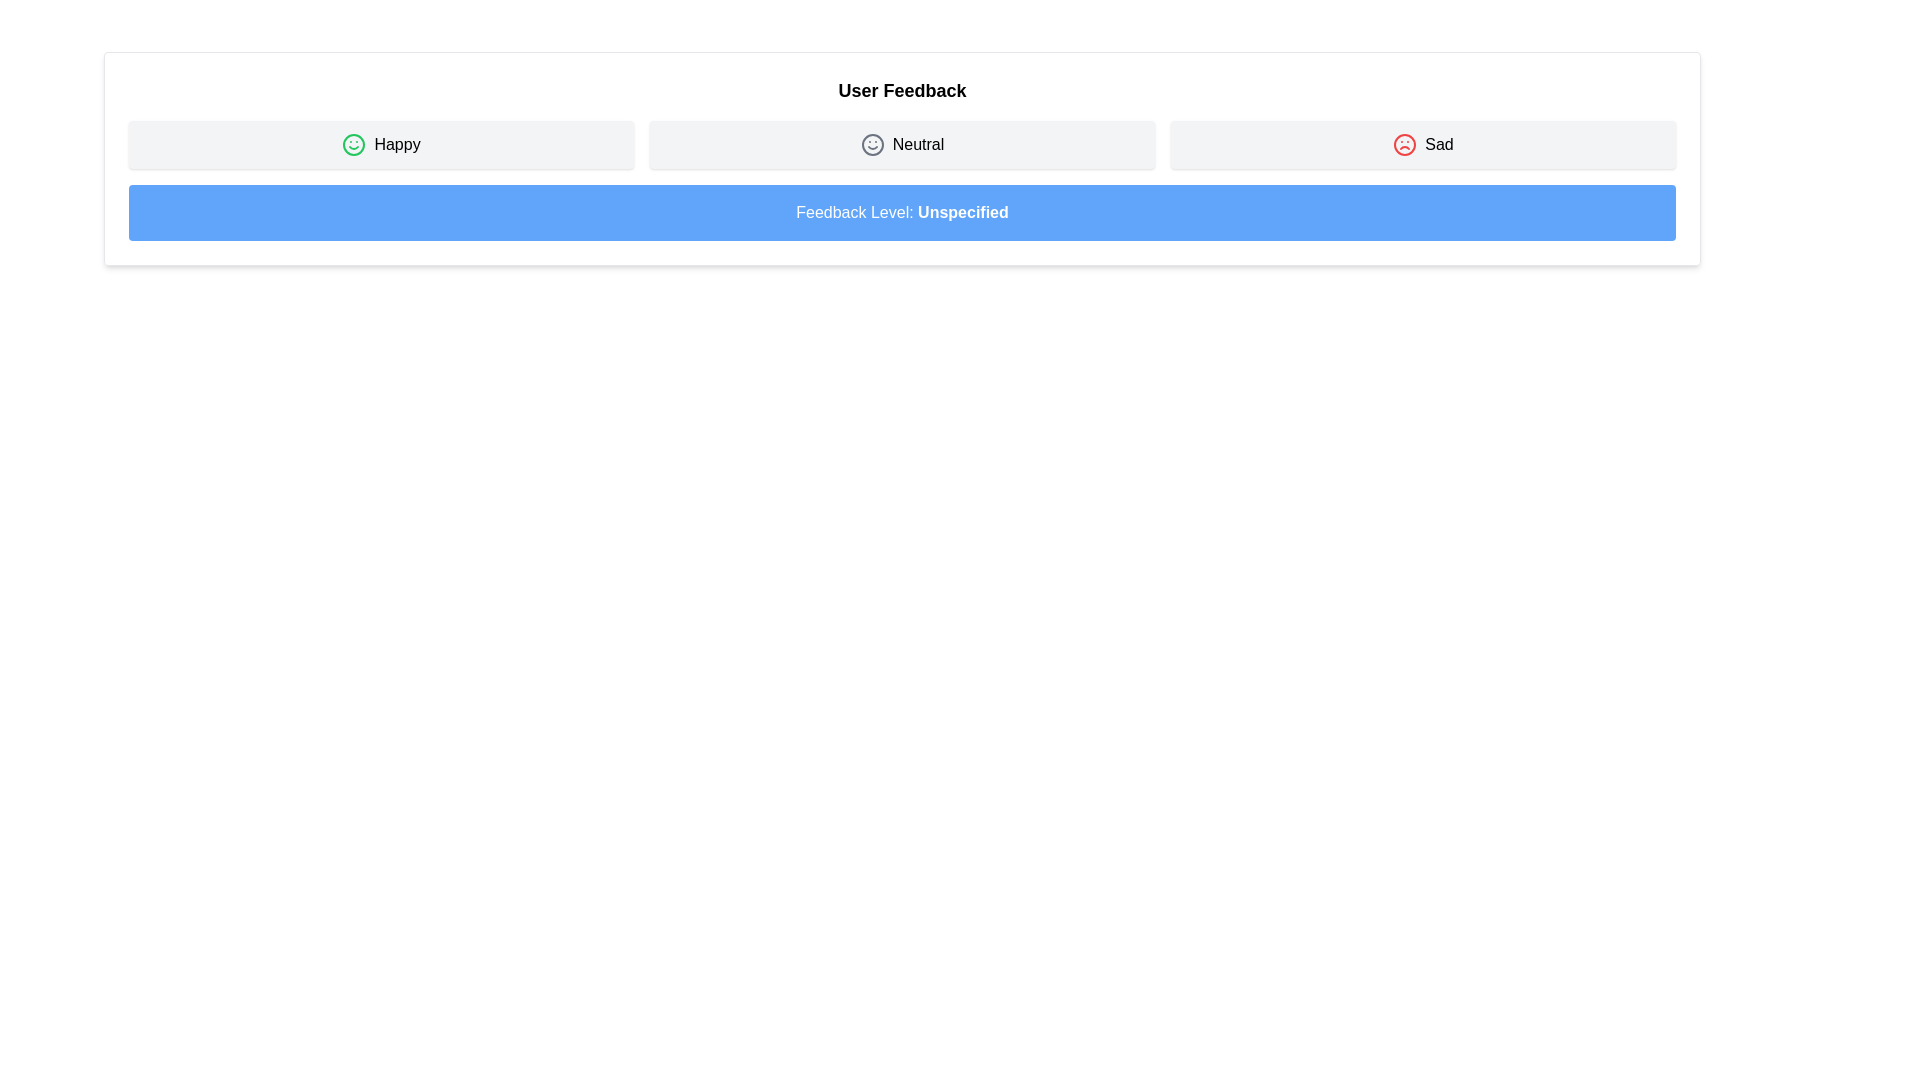  Describe the element at coordinates (381, 144) in the screenshot. I see `the 'Happy' feedback button, which is the first in a set of three horizontally aligned buttons, to provide visual feedback` at that location.